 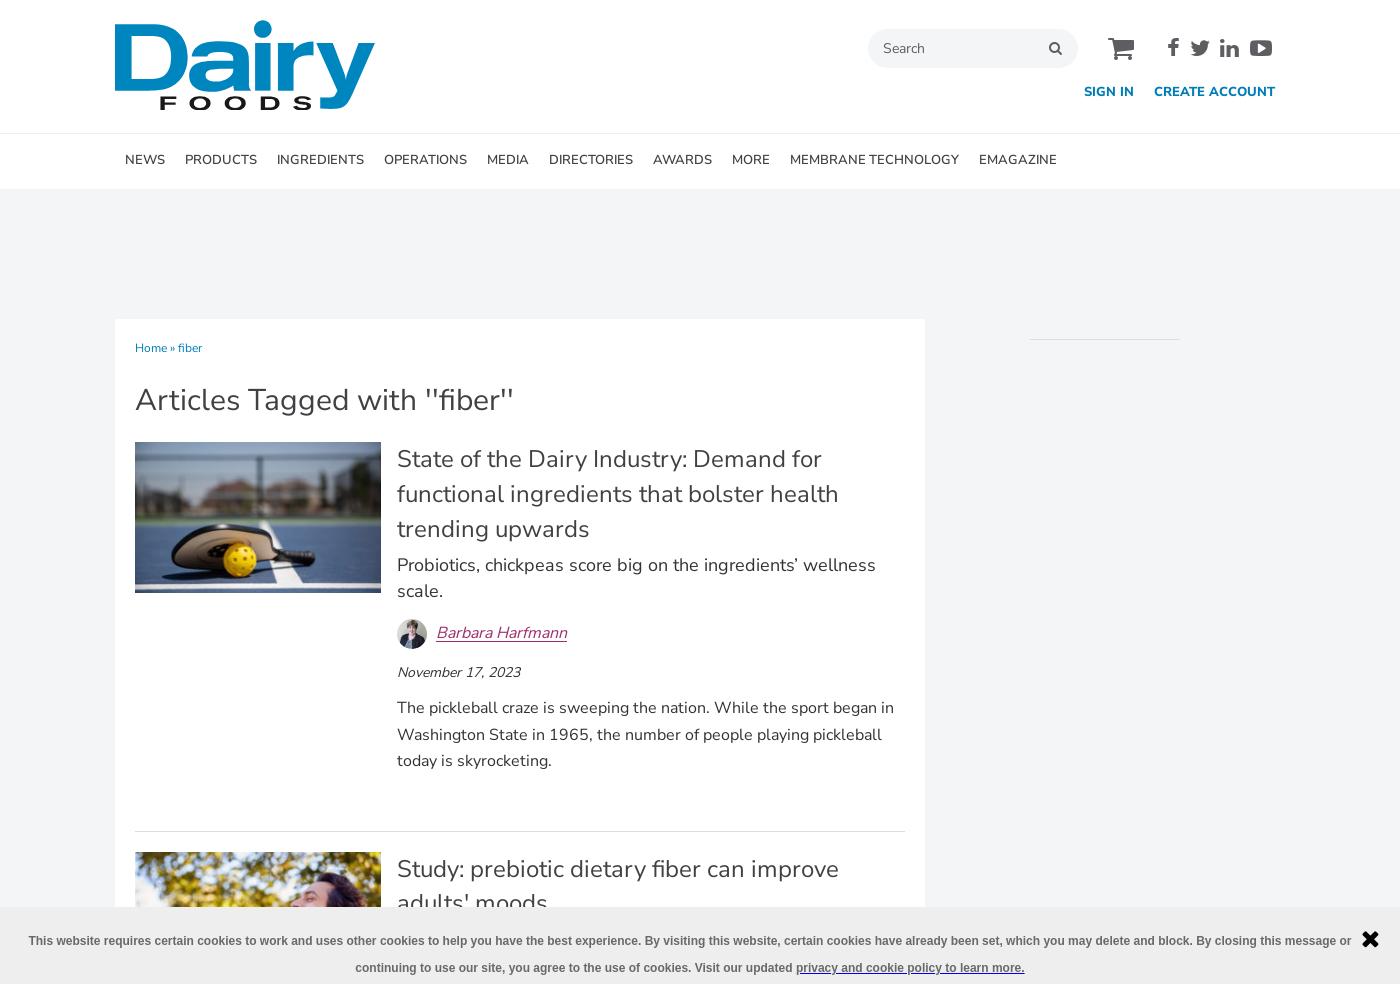 I want to click on 'Create Account', so click(x=1154, y=91).